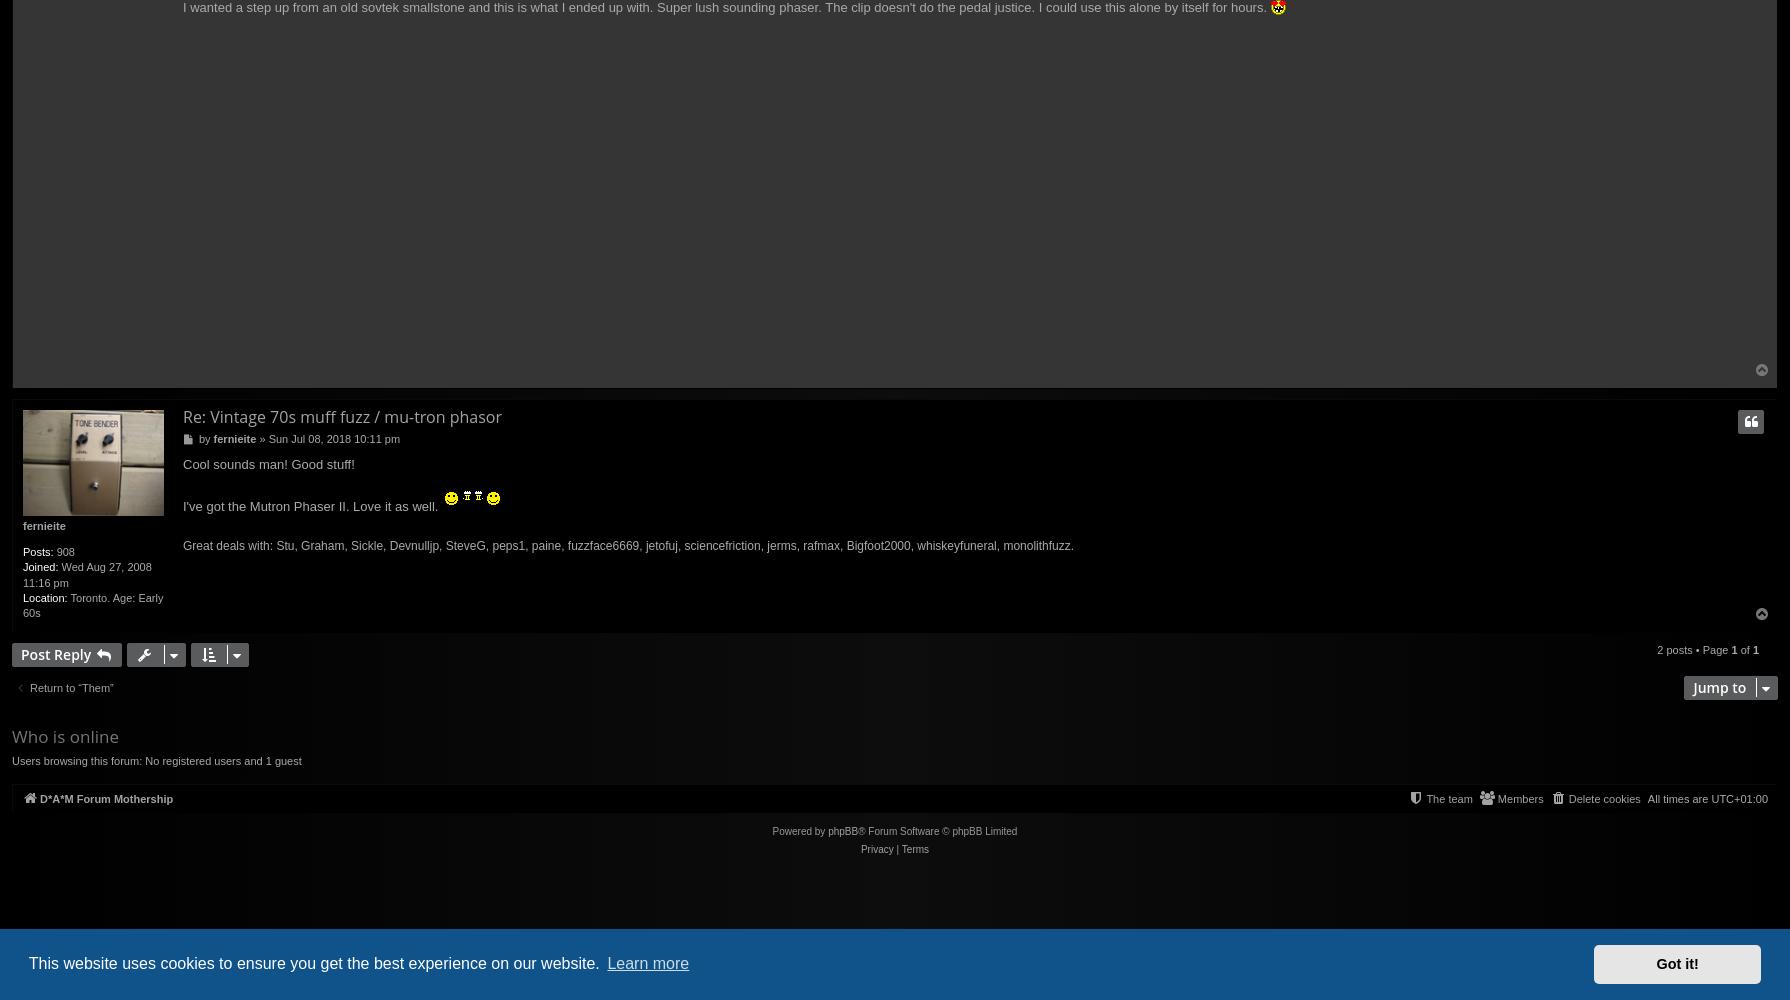 The image size is (1790, 1000). I want to click on 'phpBB', so click(841, 830).